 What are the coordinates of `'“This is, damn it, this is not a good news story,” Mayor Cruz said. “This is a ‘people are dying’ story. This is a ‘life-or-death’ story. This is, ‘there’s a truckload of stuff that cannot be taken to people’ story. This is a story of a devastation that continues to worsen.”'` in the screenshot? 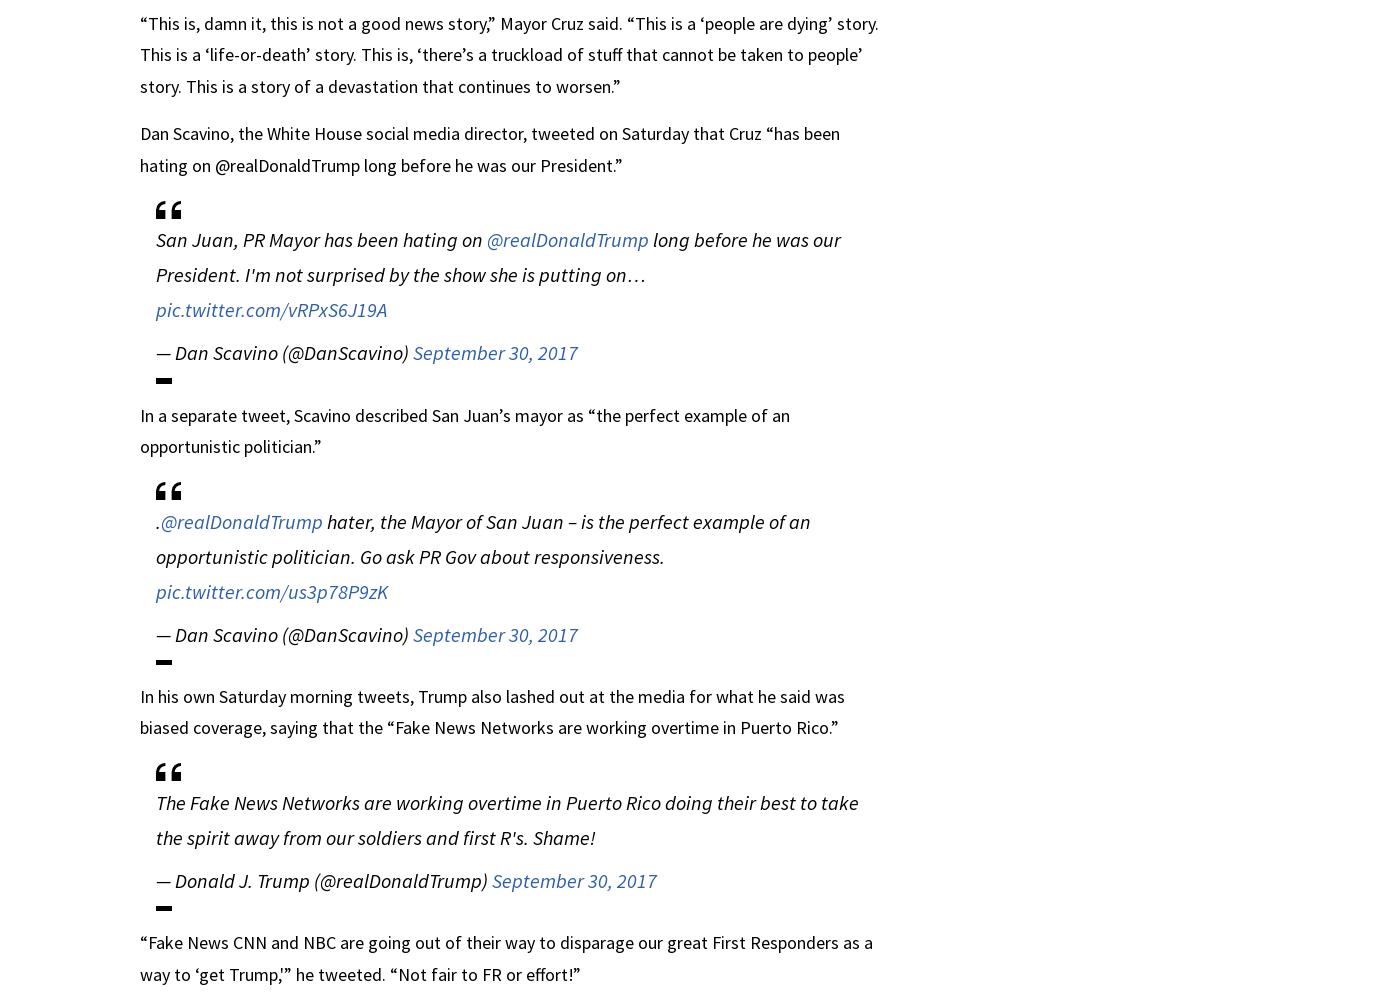 It's located at (508, 53).